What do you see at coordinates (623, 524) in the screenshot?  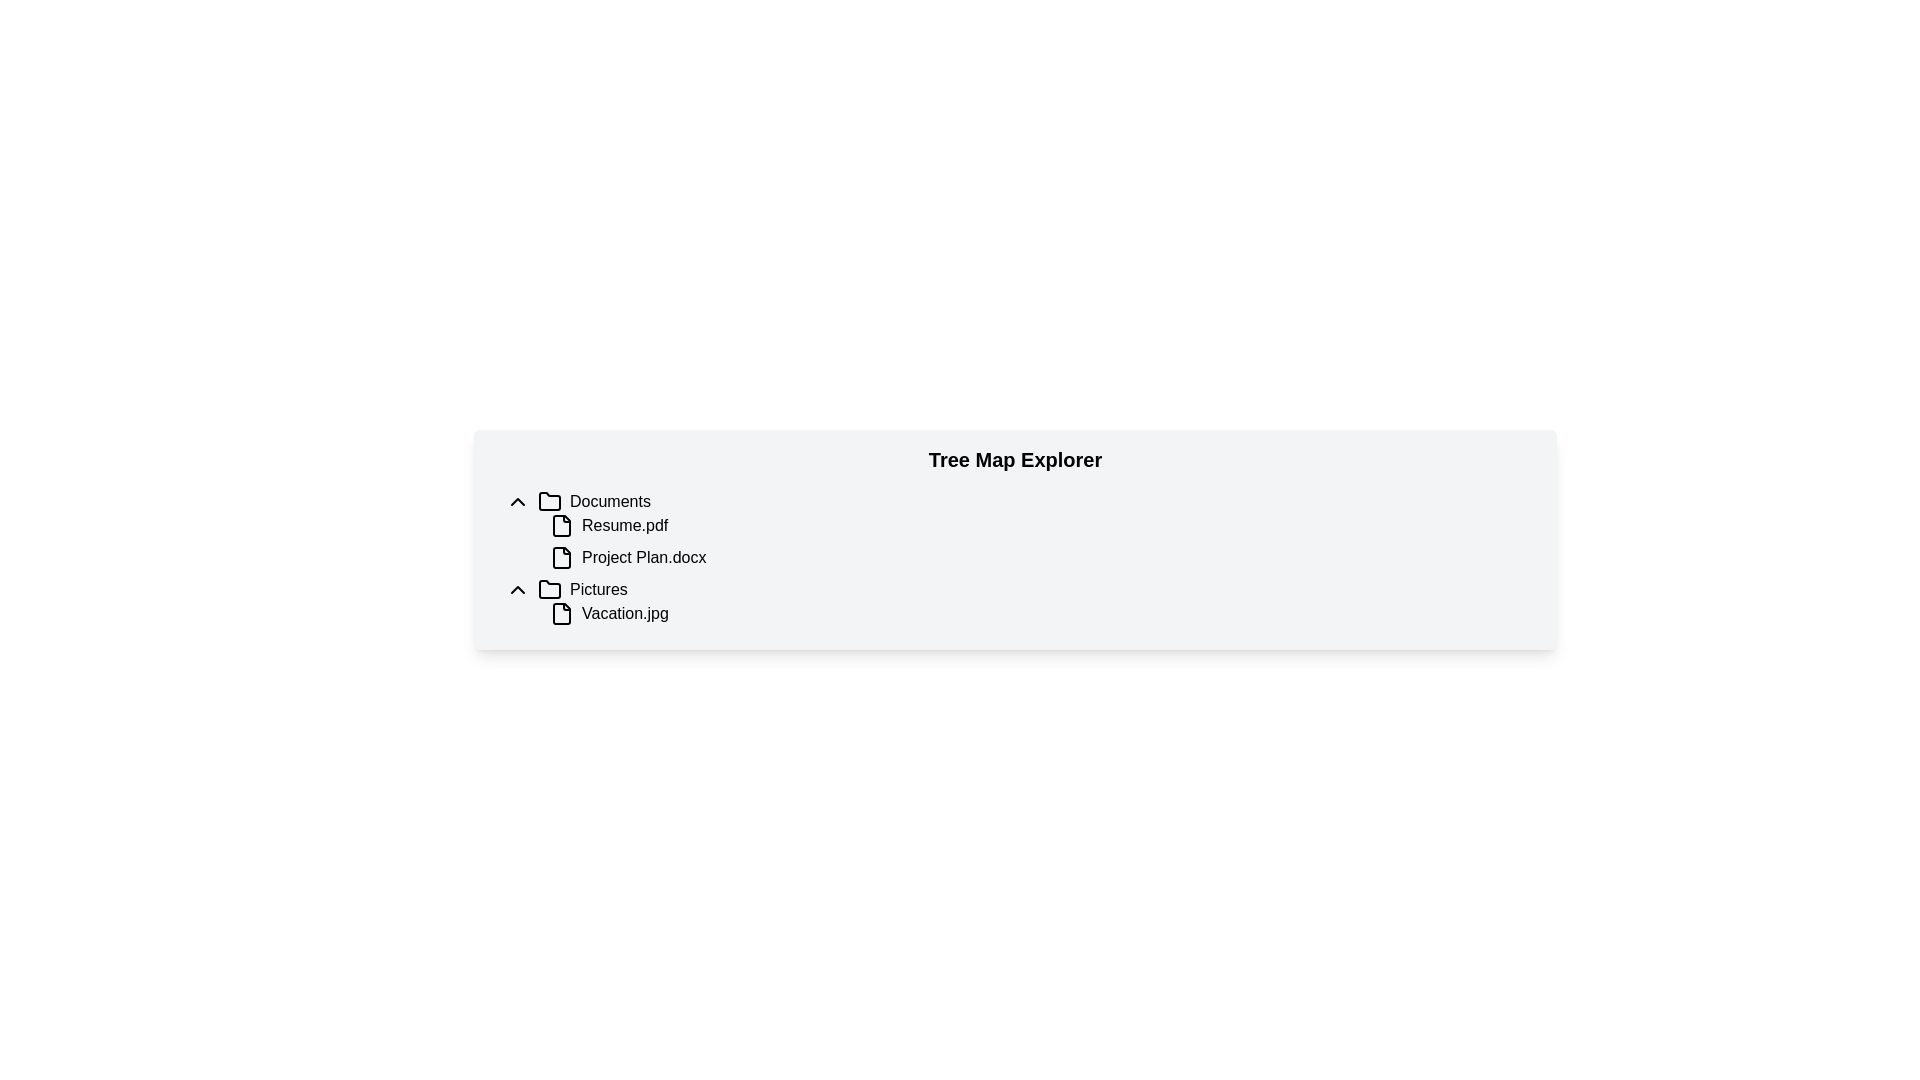 I see `on the text label displaying 'Resume.pdf'` at bounding box center [623, 524].